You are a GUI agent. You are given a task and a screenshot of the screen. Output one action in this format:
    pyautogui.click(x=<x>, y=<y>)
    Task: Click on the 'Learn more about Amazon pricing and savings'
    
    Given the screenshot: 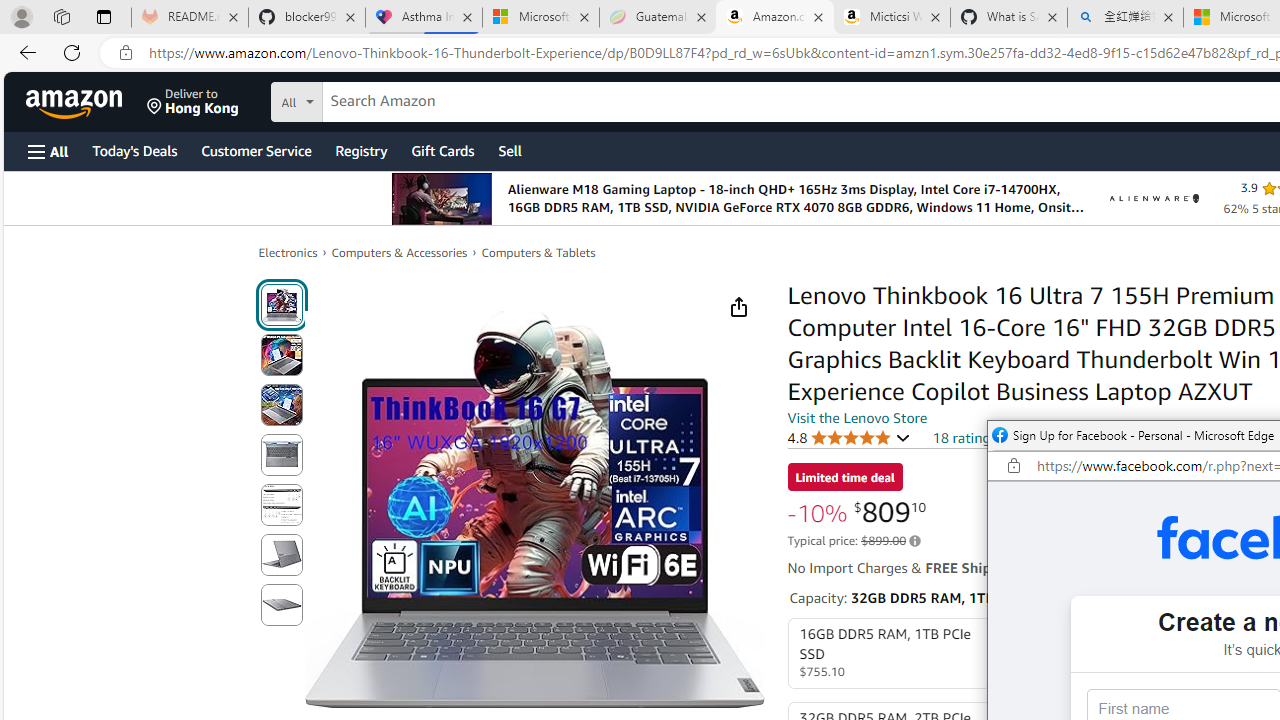 What is the action you would take?
    pyautogui.click(x=914, y=541)
    